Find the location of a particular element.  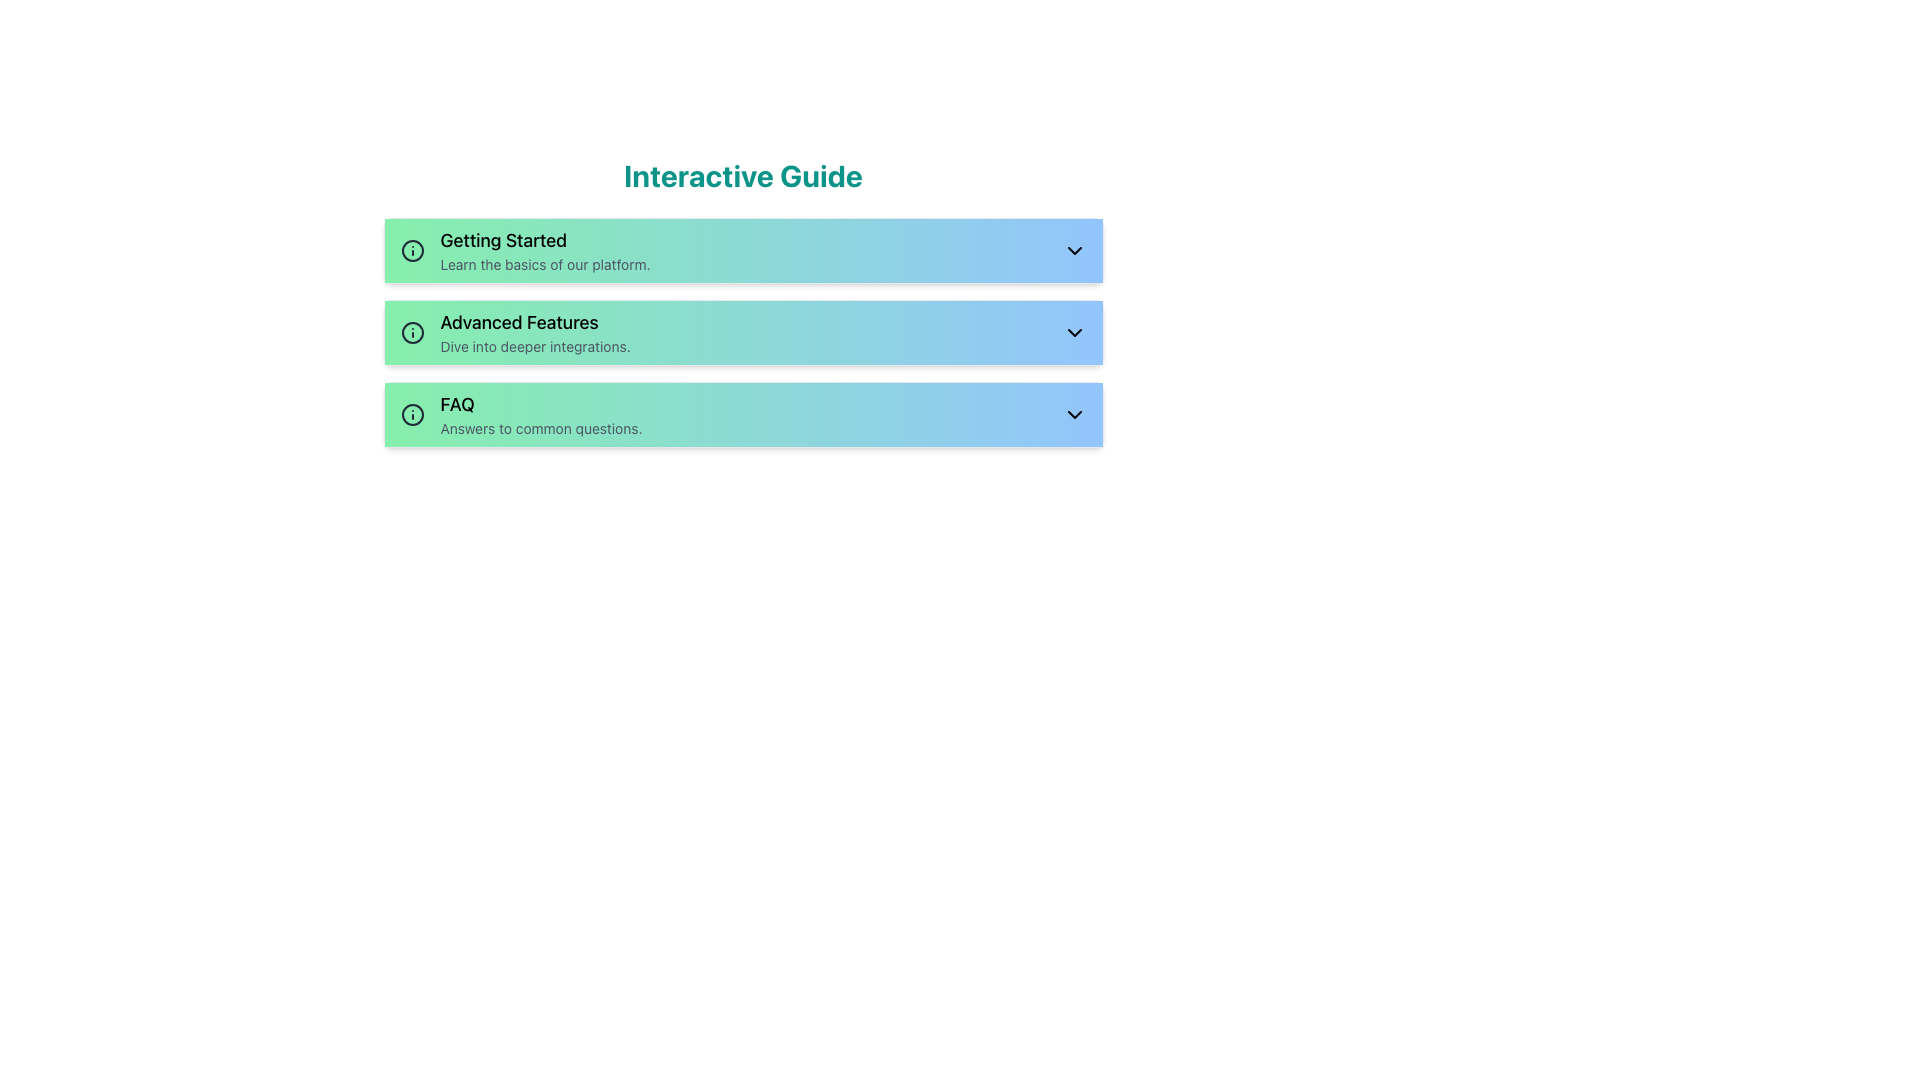

the 'Advanced Features' button, which has a gradient background from green to blue and is the second button in the list is located at coordinates (742, 331).